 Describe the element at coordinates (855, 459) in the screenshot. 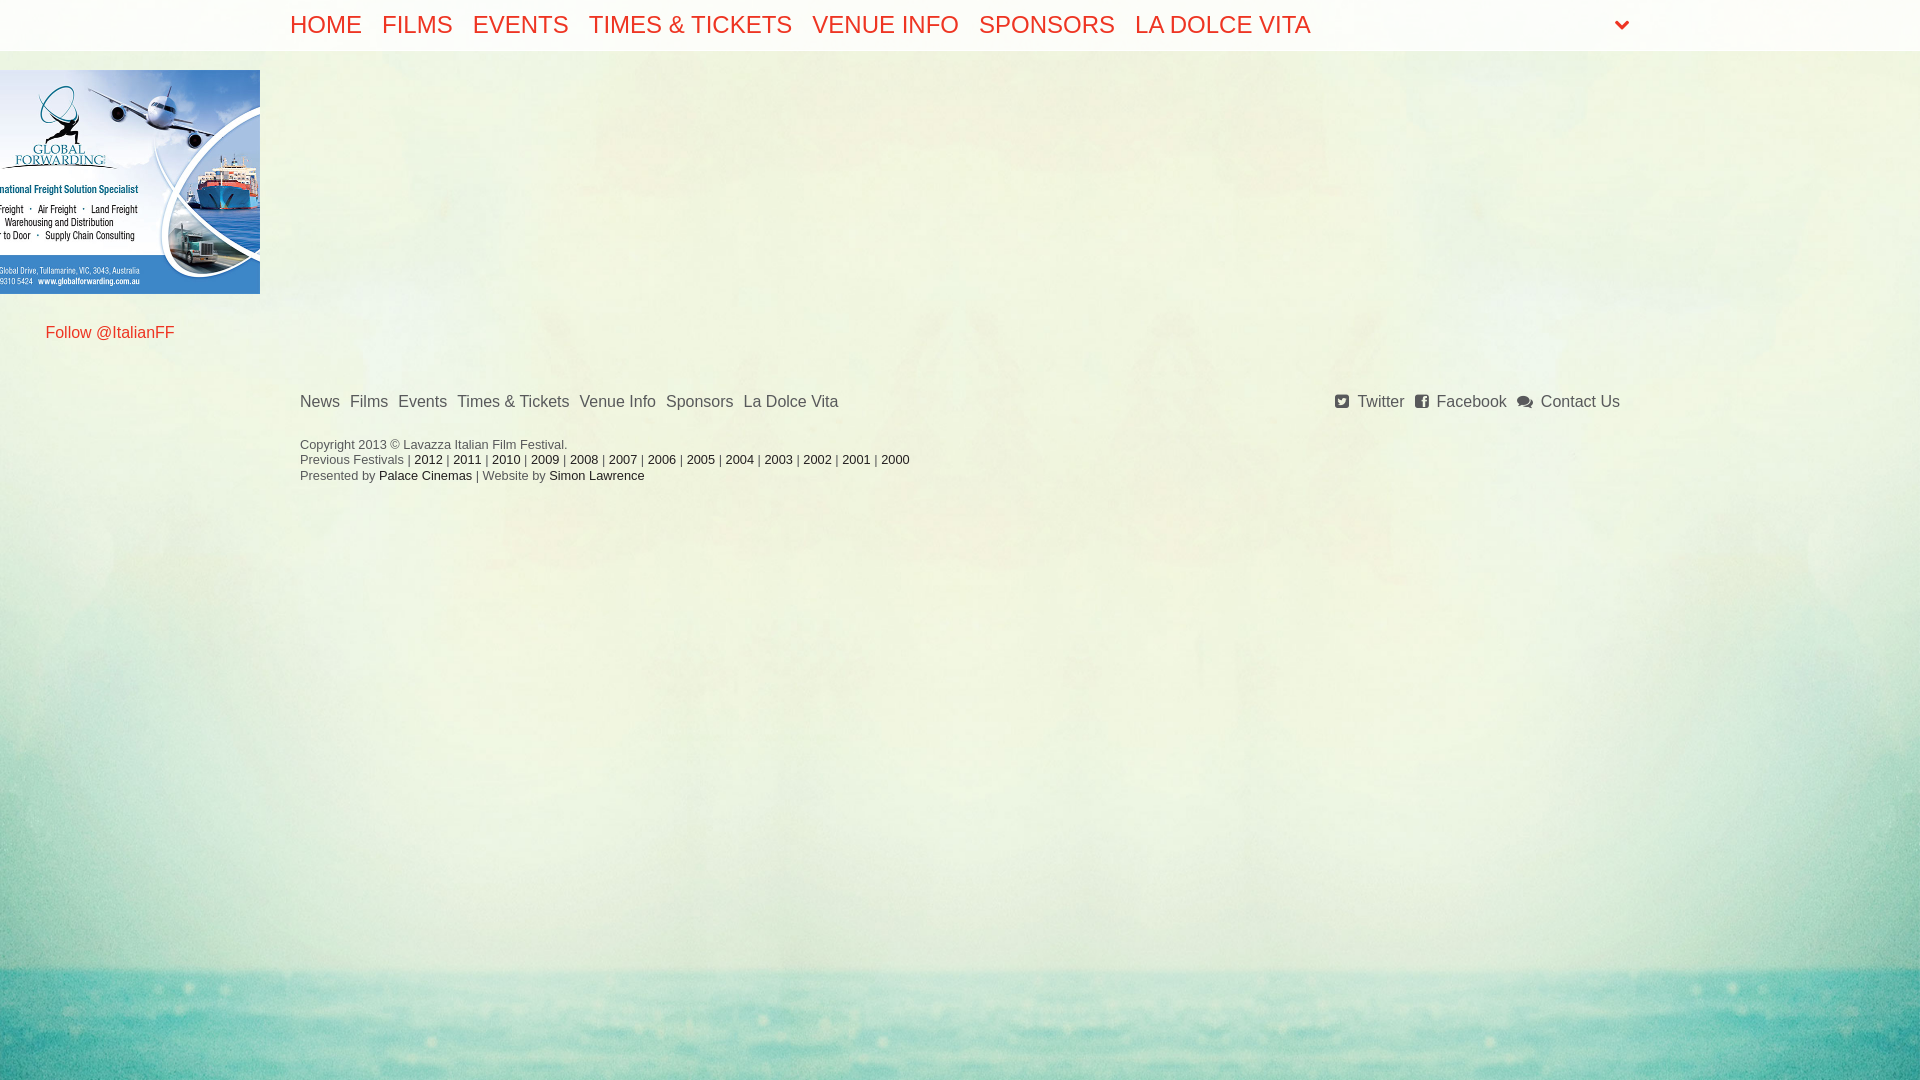

I see `'2001'` at that location.